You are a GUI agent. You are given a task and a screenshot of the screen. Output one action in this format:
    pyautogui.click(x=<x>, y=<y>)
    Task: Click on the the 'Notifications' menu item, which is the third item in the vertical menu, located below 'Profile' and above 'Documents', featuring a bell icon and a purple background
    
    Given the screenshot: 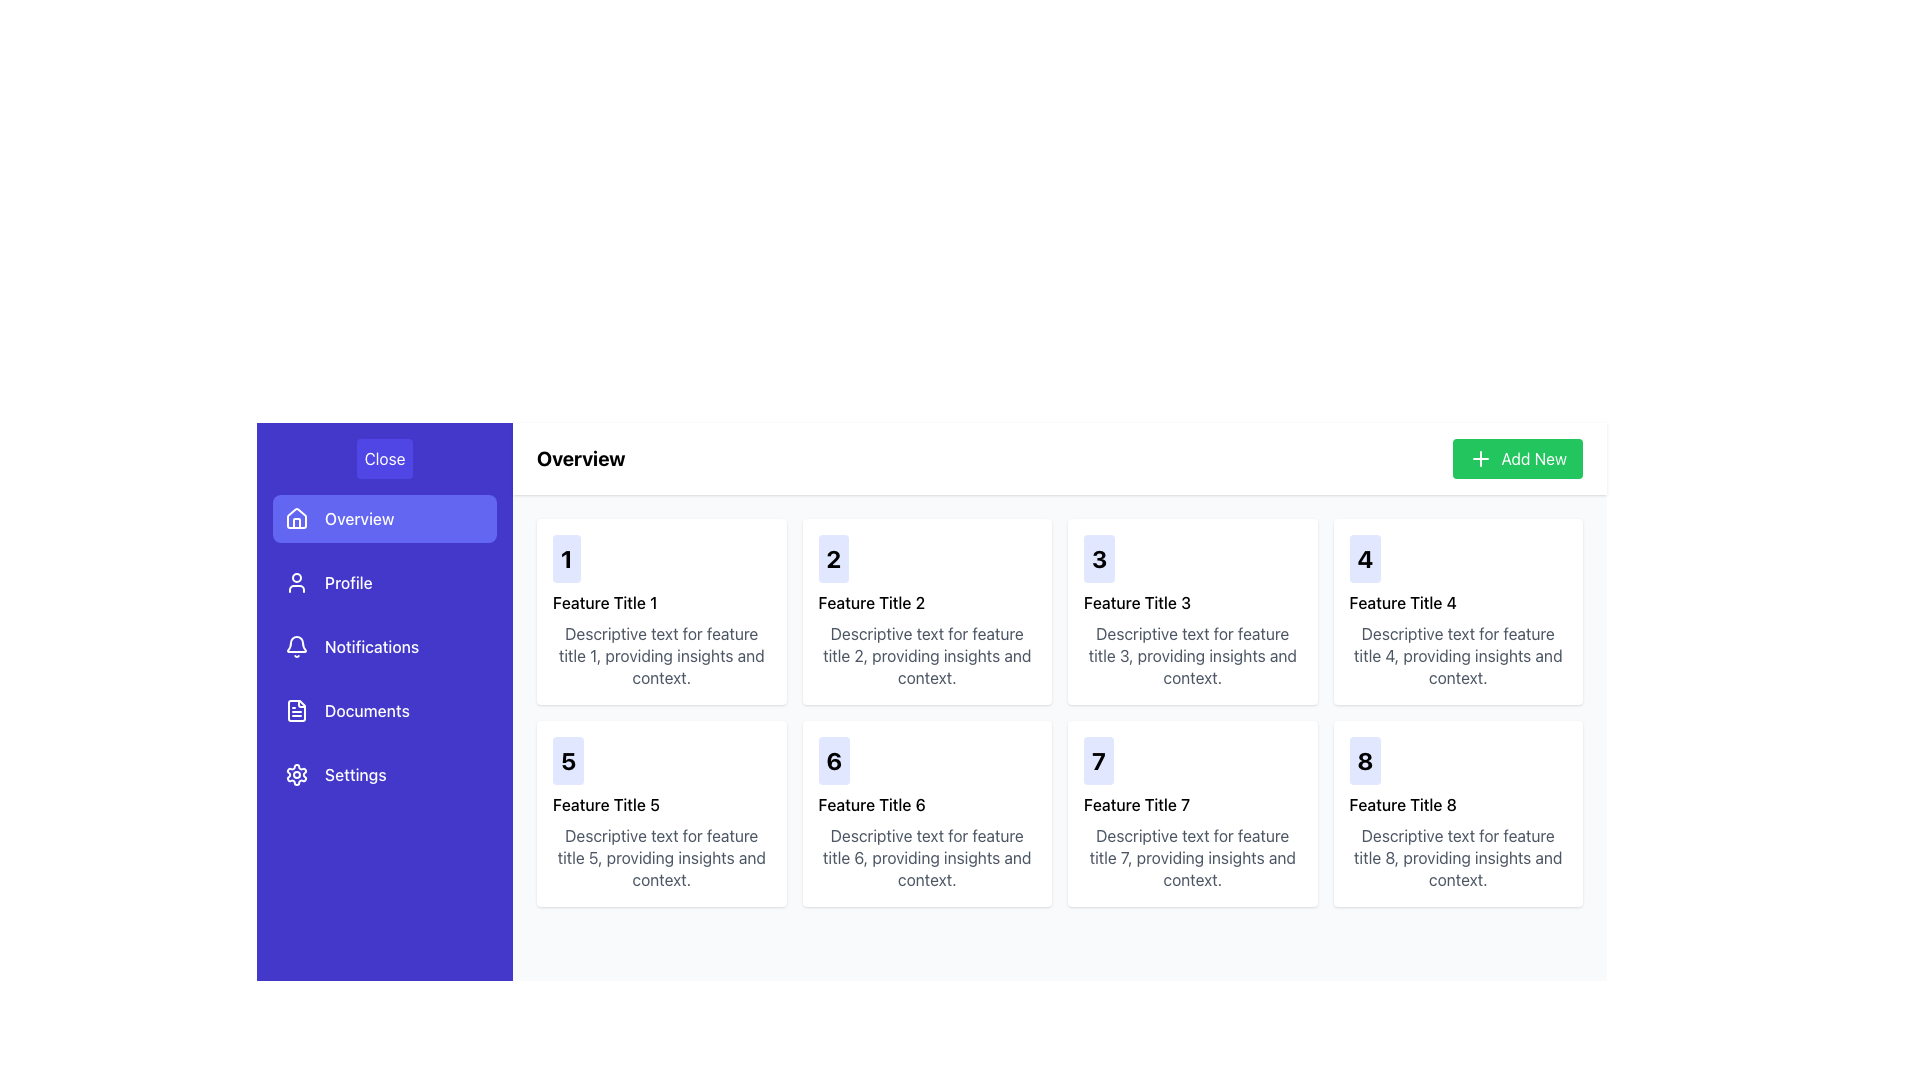 What is the action you would take?
    pyautogui.click(x=384, y=647)
    